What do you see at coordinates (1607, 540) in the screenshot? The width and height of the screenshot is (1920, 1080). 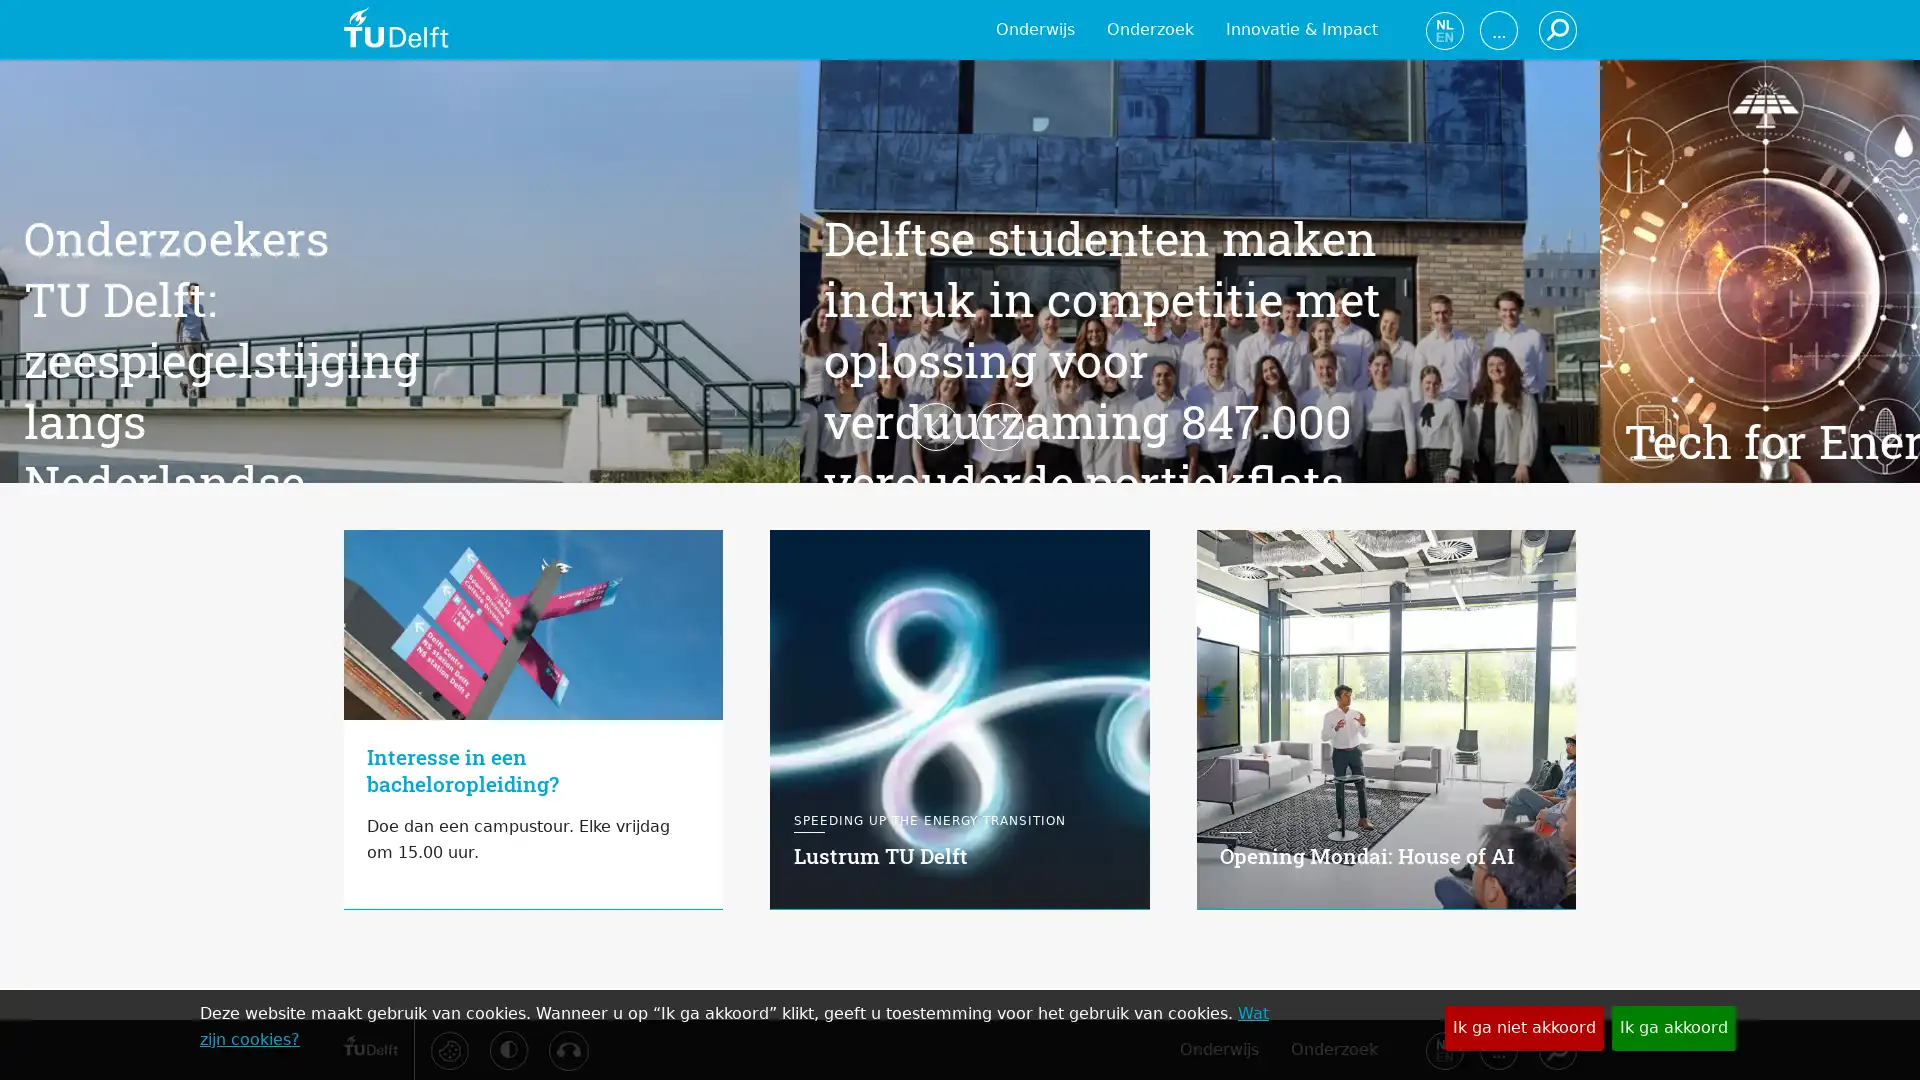 I see `Ga naar volgend item` at bounding box center [1607, 540].